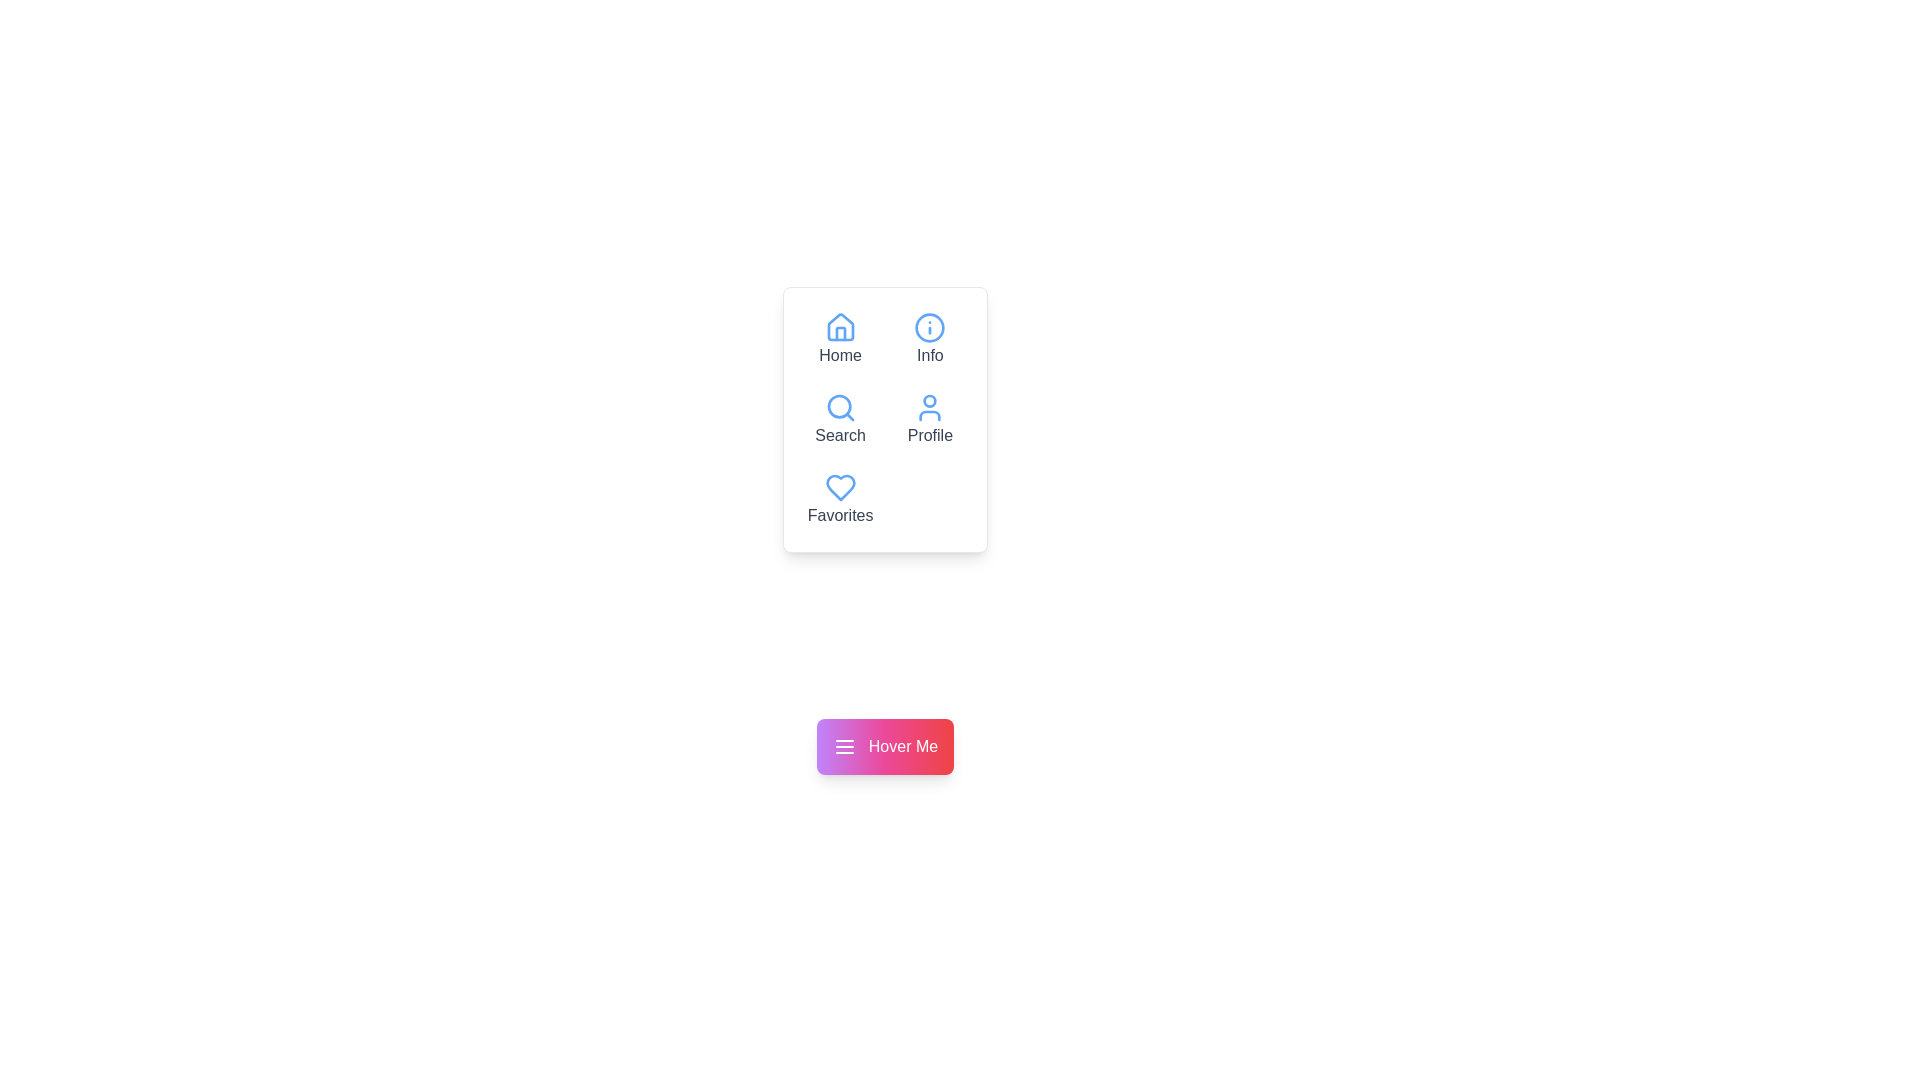  What do you see at coordinates (840, 434) in the screenshot?
I see `the Text label indicating the functionality of the search feature, which is located below the magnifying glass icon and above the 'Favorites' text label` at bounding box center [840, 434].